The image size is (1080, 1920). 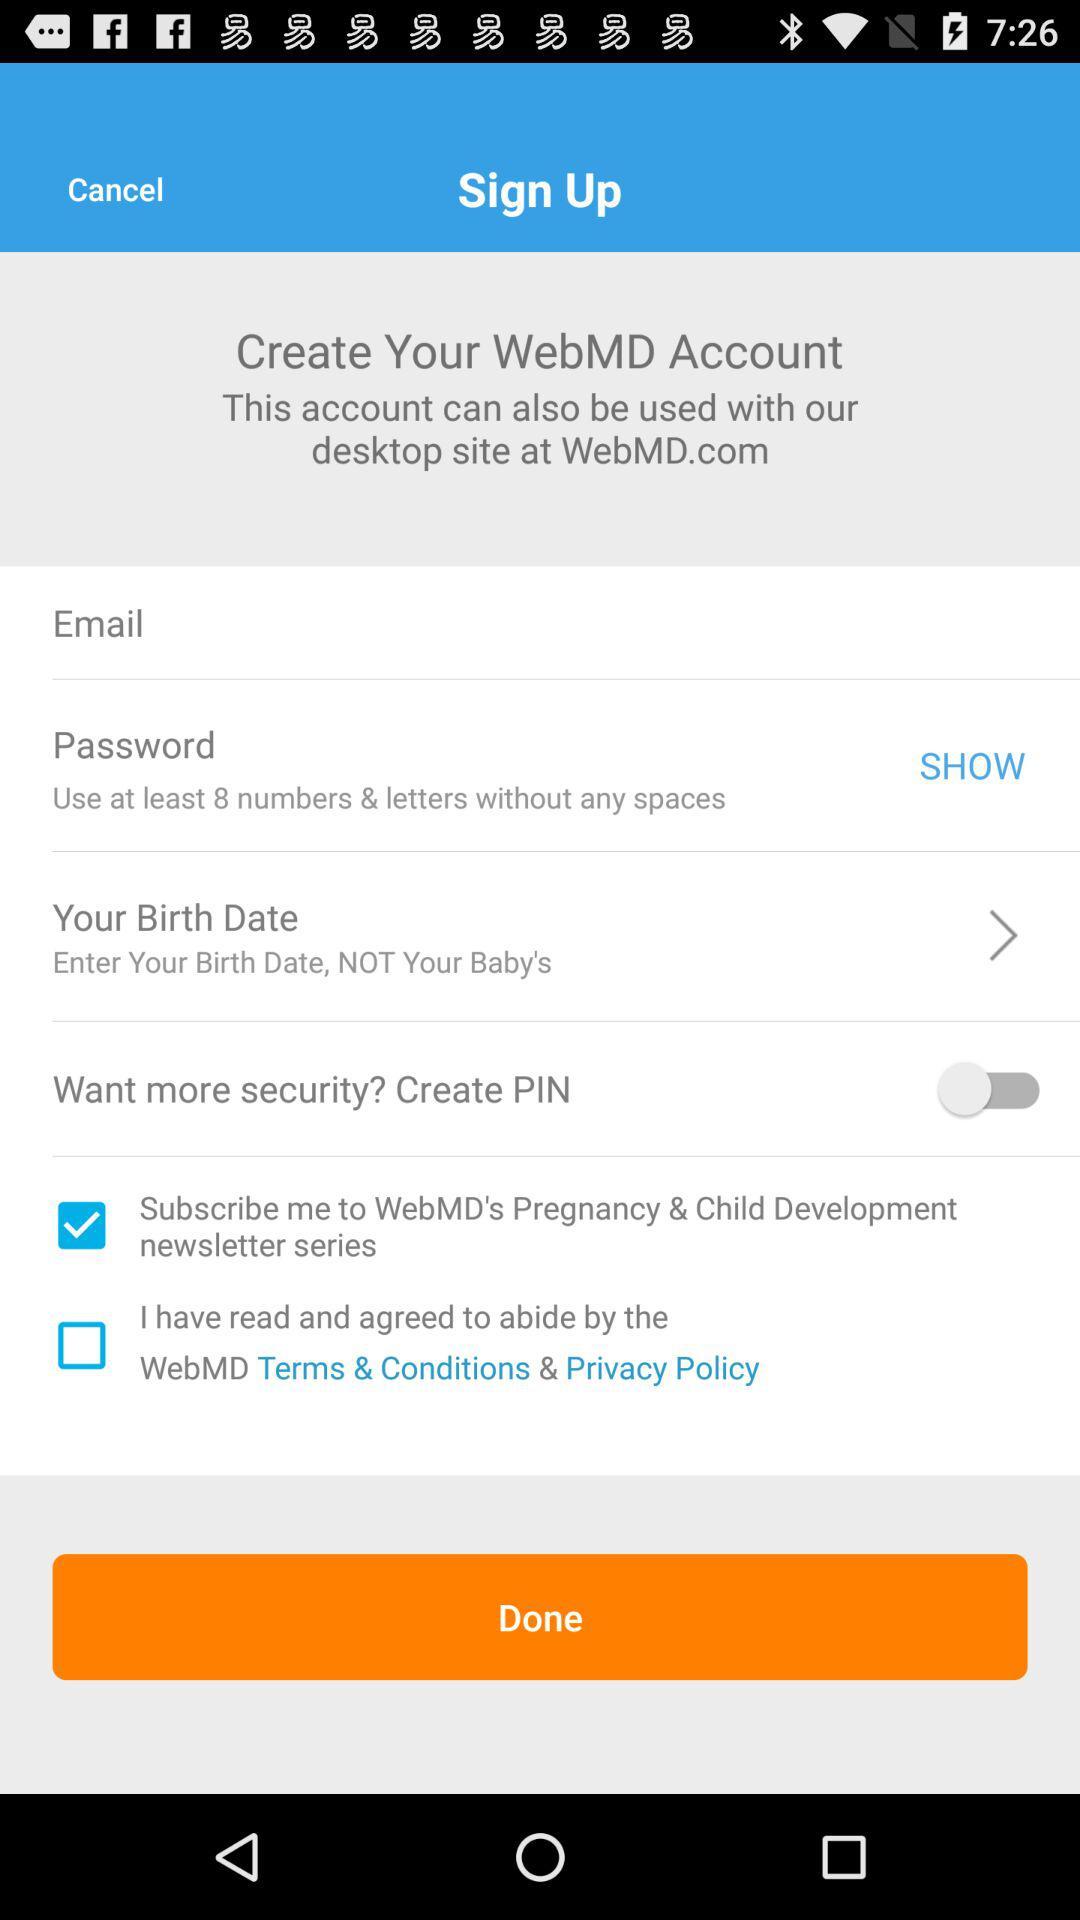 What do you see at coordinates (115, 188) in the screenshot?
I see `the cancel icon` at bounding box center [115, 188].